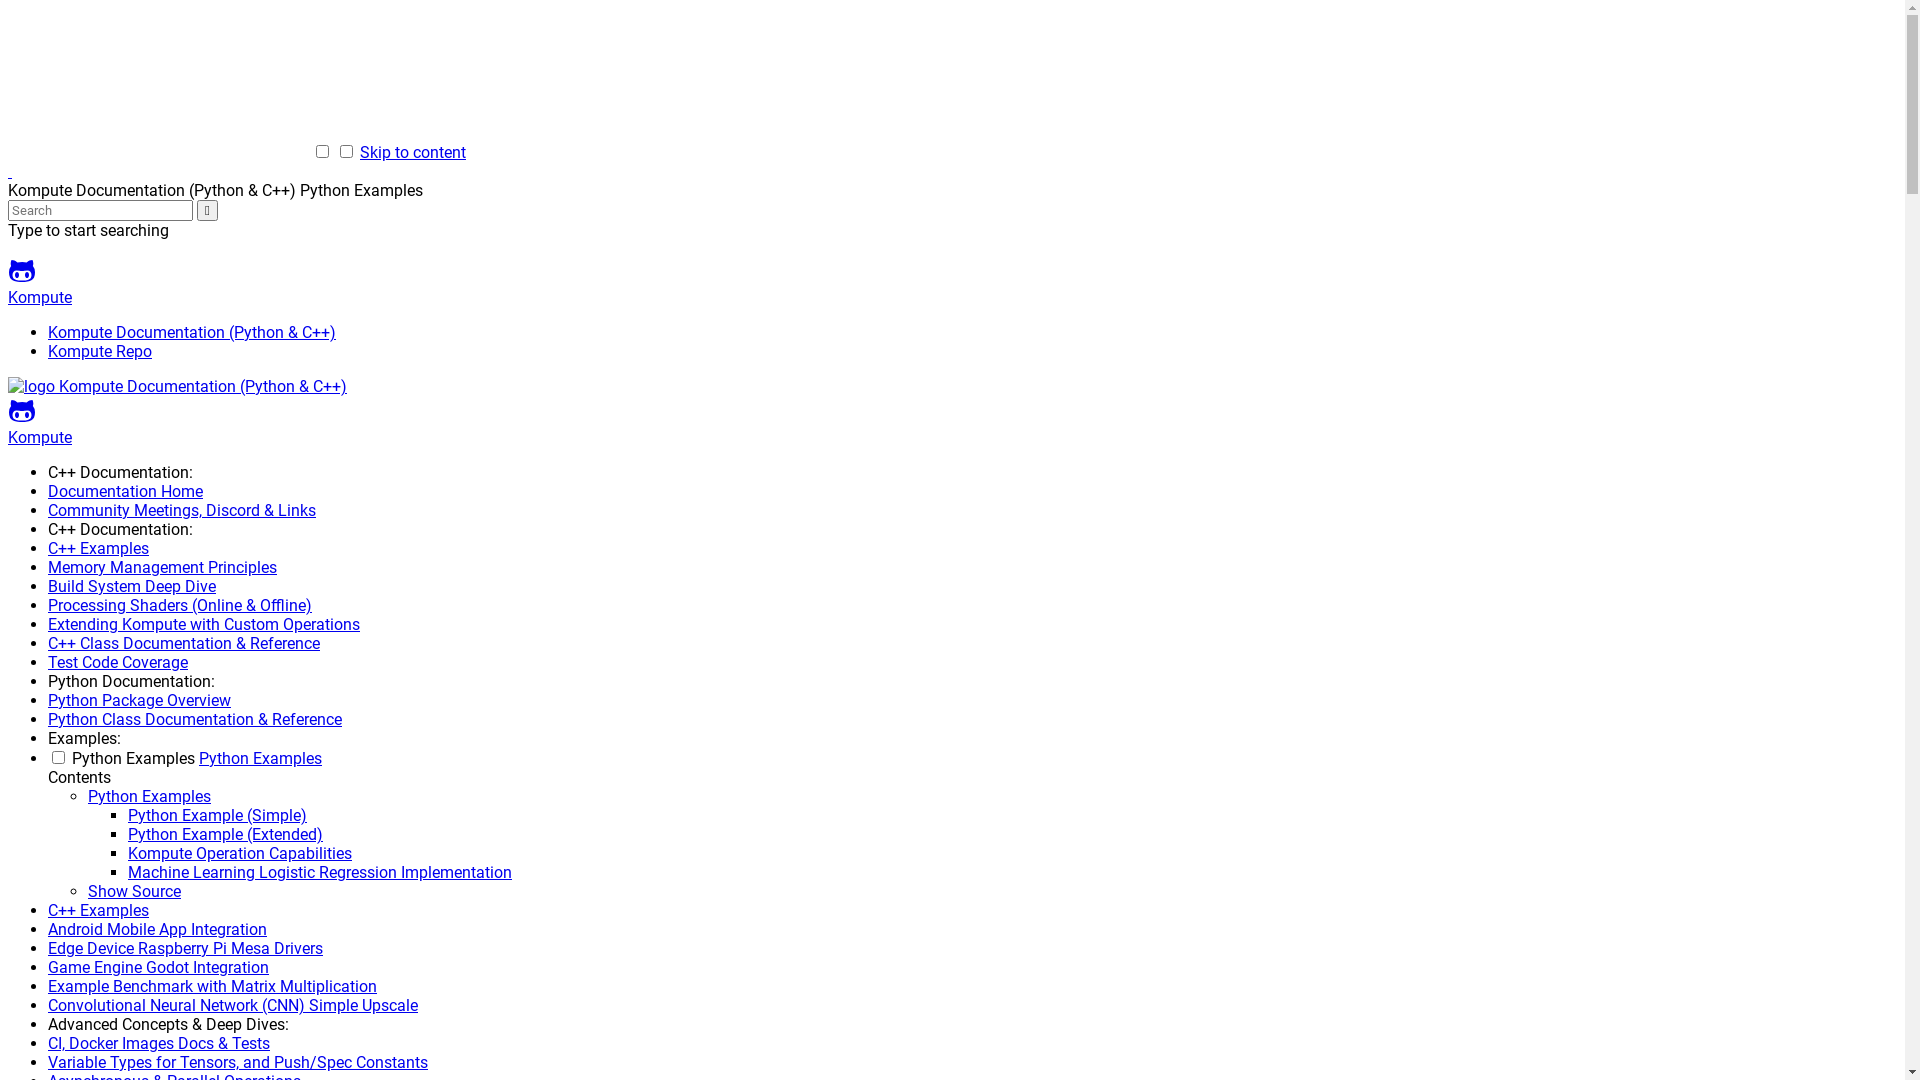  Describe the element at coordinates (157, 966) in the screenshot. I see `'Game Engine Godot Integration'` at that location.